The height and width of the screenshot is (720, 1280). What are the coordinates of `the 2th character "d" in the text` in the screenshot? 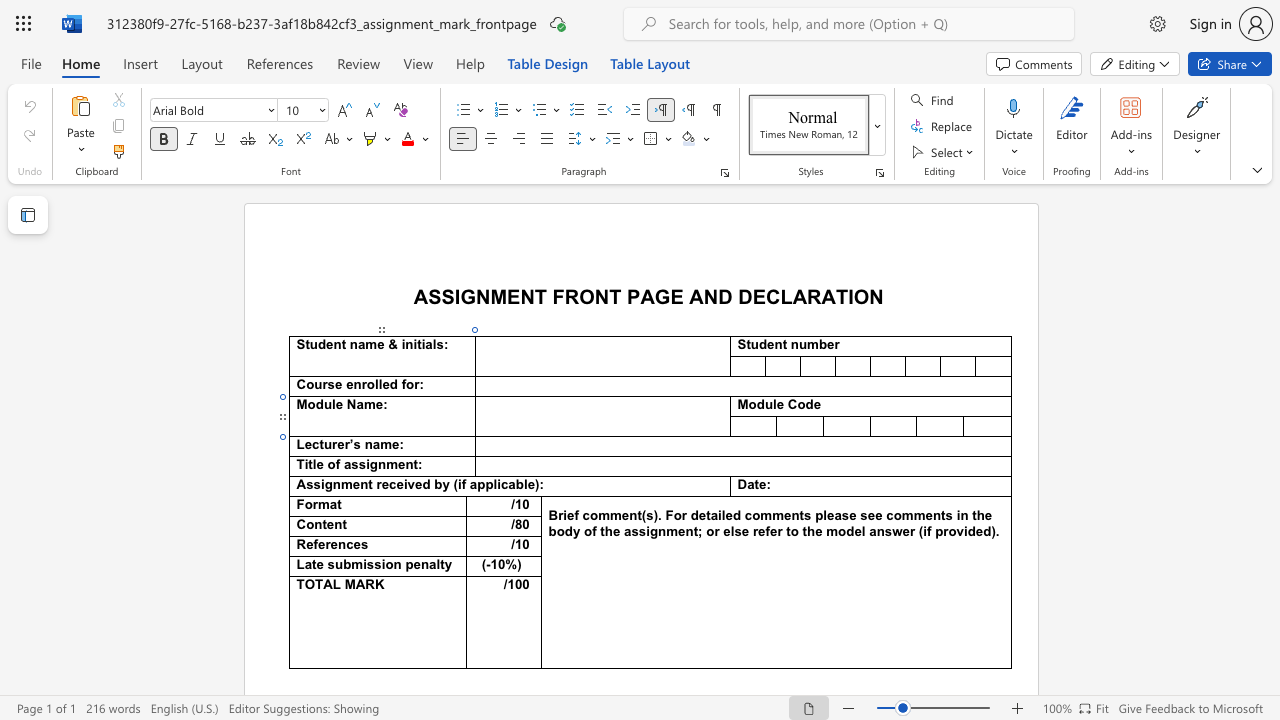 It's located at (809, 405).